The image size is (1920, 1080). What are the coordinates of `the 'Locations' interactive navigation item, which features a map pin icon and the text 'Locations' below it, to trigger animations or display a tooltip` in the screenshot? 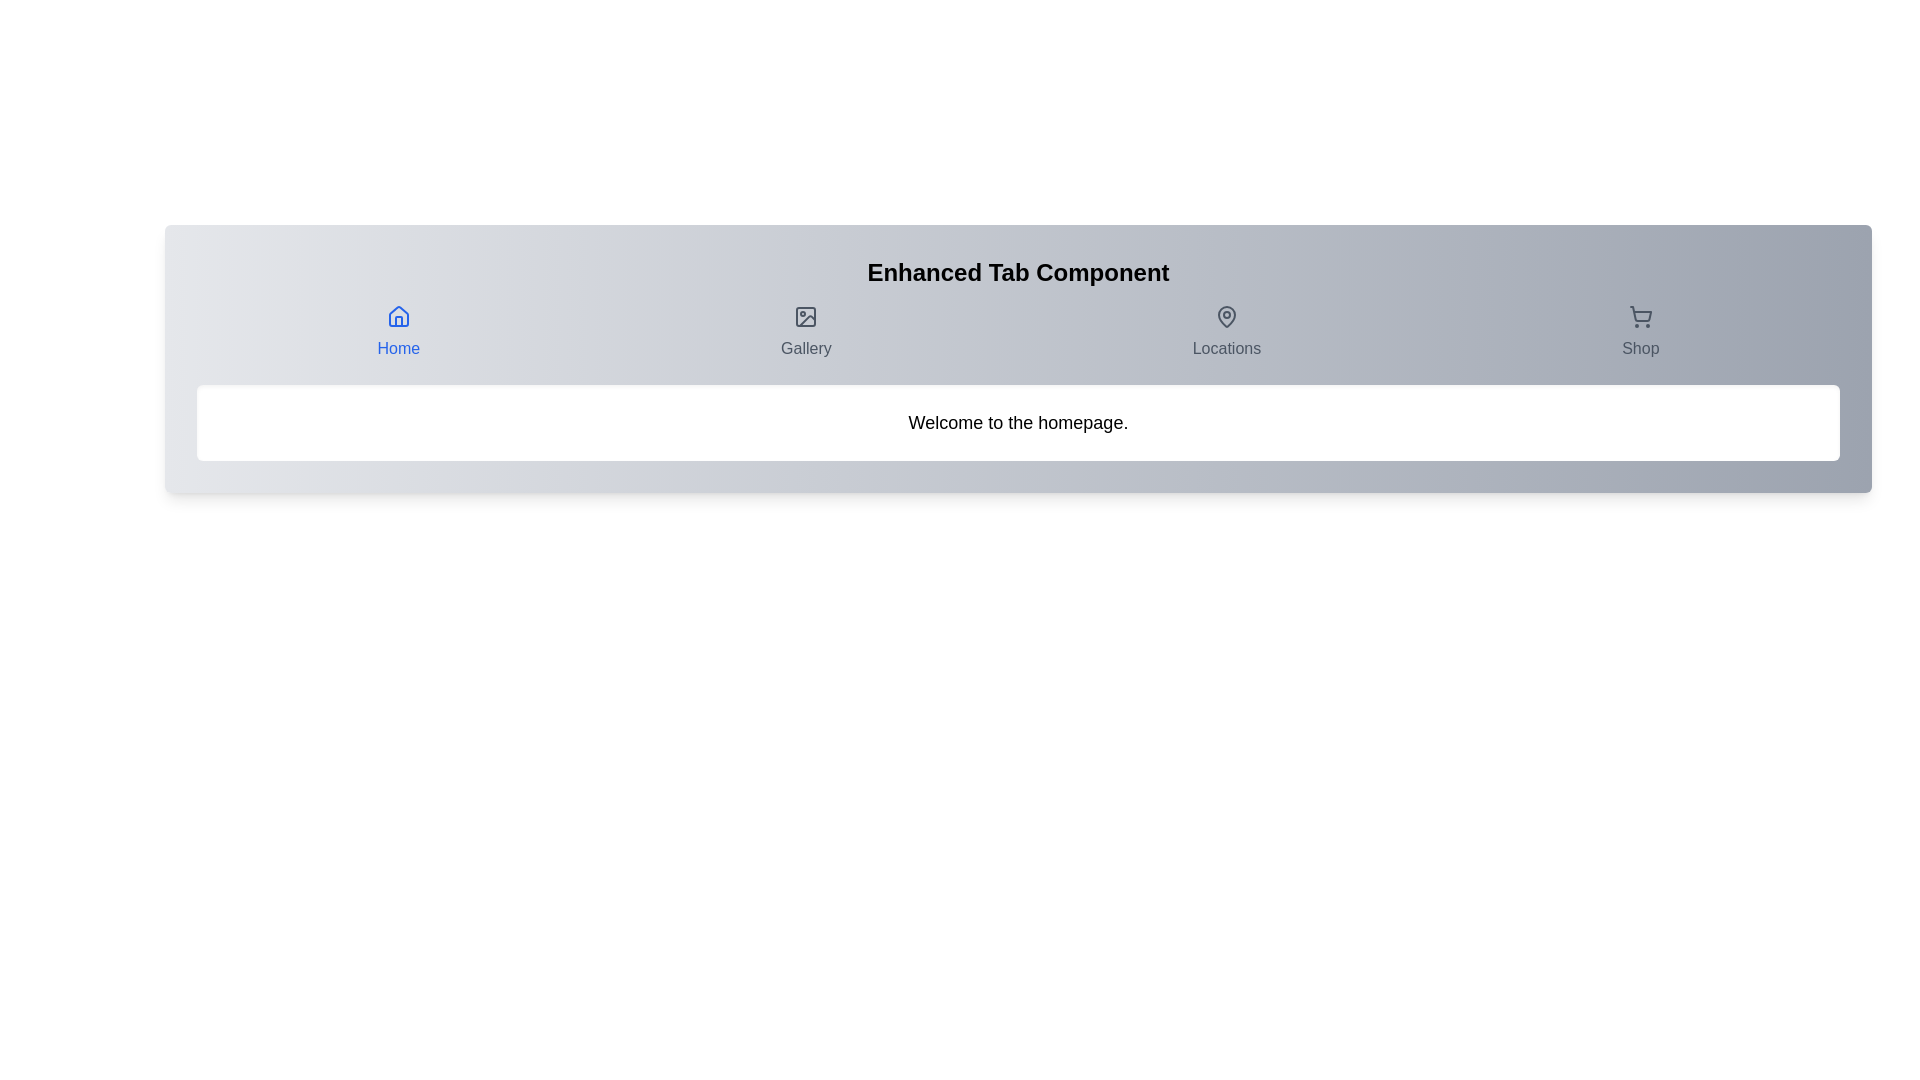 It's located at (1225, 331).